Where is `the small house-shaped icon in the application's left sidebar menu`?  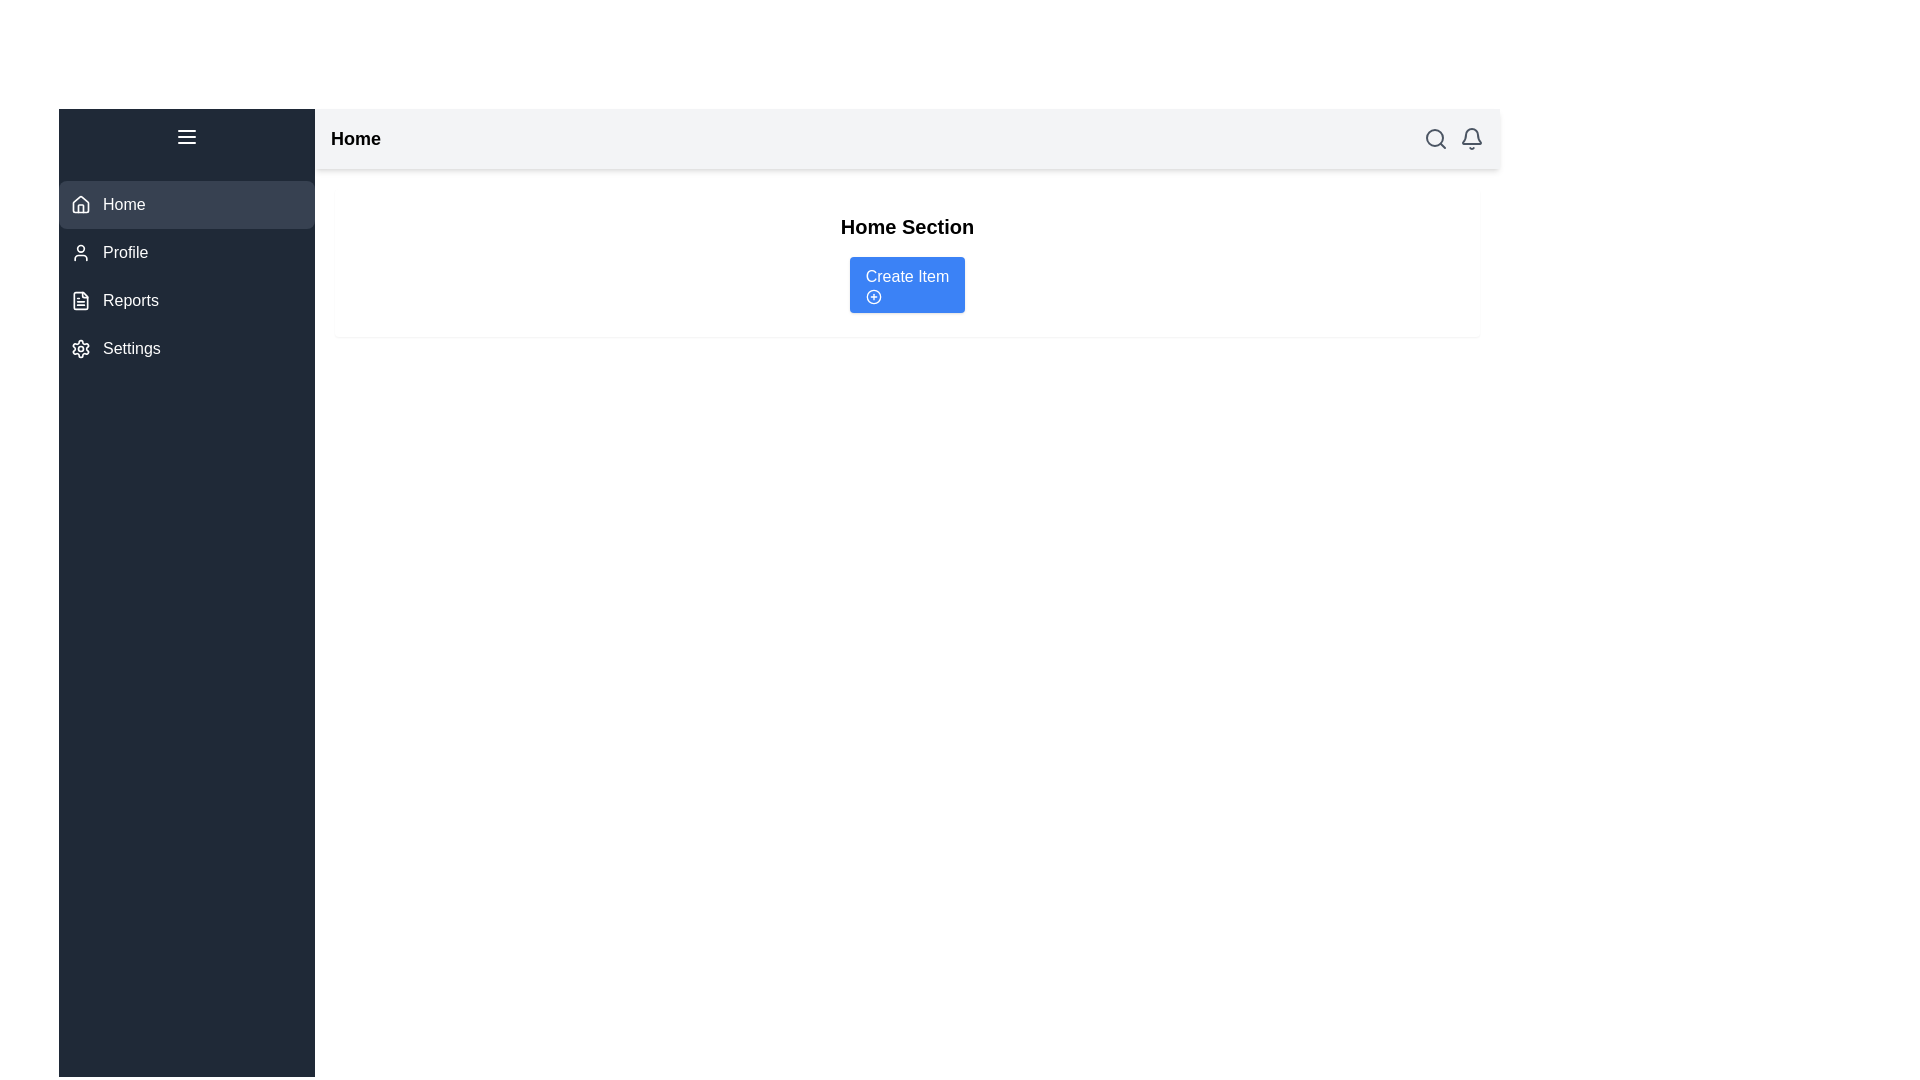
the small house-shaped icon in the application's left sidebar menu is located at coordinates (80, 204).